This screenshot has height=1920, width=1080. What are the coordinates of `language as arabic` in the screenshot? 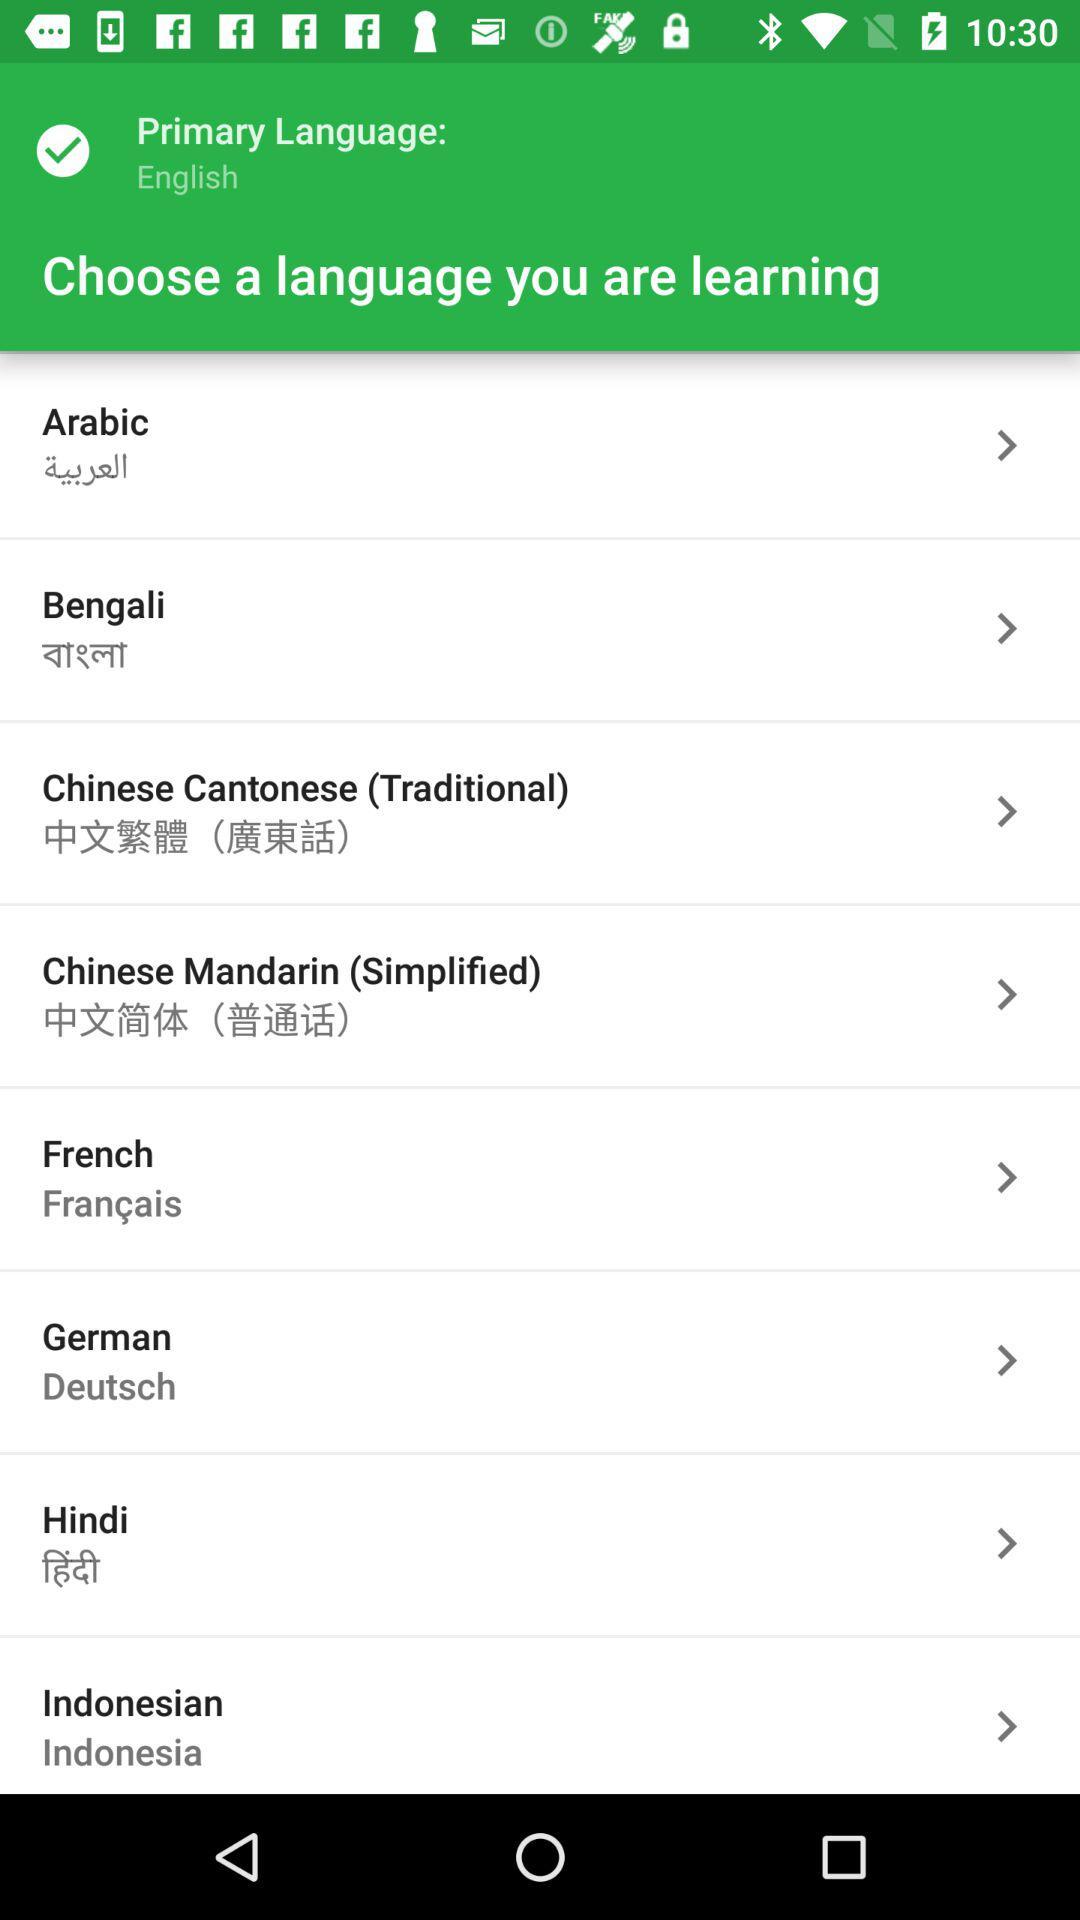 It's located at (1017, 444).